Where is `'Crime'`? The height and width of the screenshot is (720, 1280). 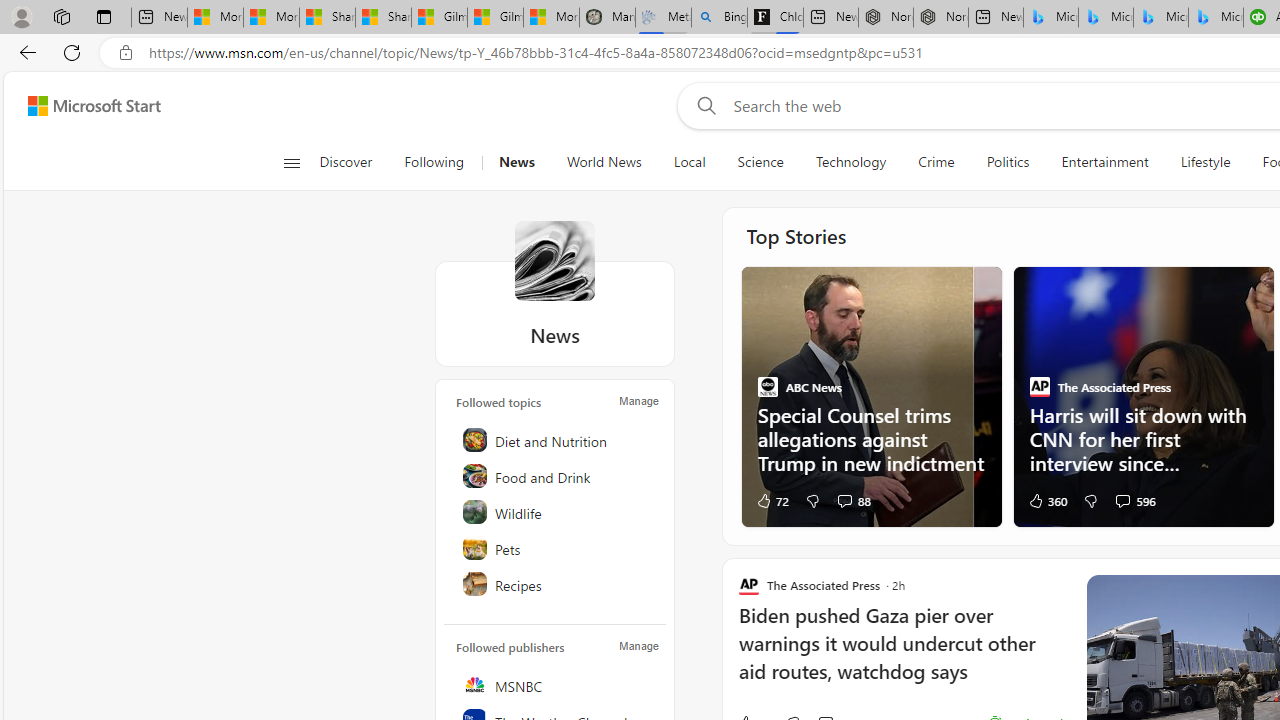 'Crime' is located at coordinates (935, 162).